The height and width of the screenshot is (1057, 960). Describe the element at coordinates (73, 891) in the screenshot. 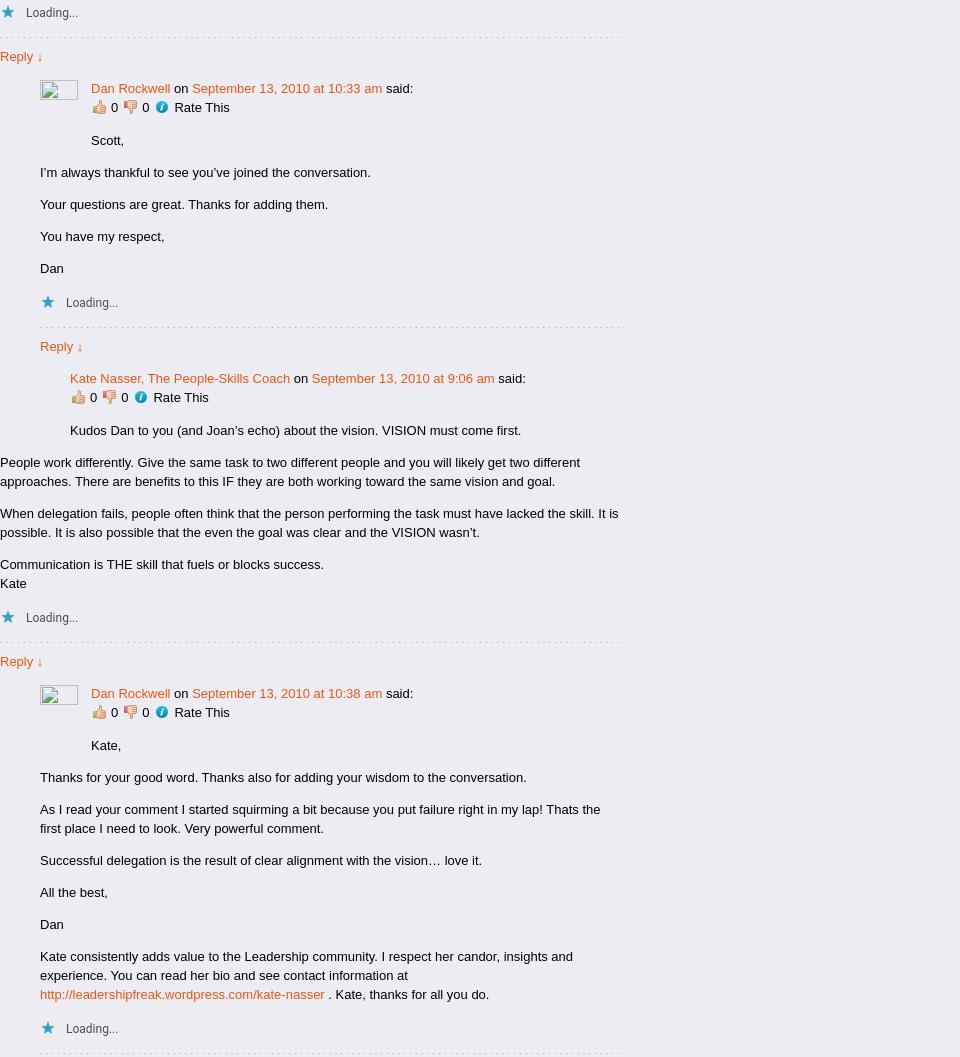

I see `'All the best,'` at that location.